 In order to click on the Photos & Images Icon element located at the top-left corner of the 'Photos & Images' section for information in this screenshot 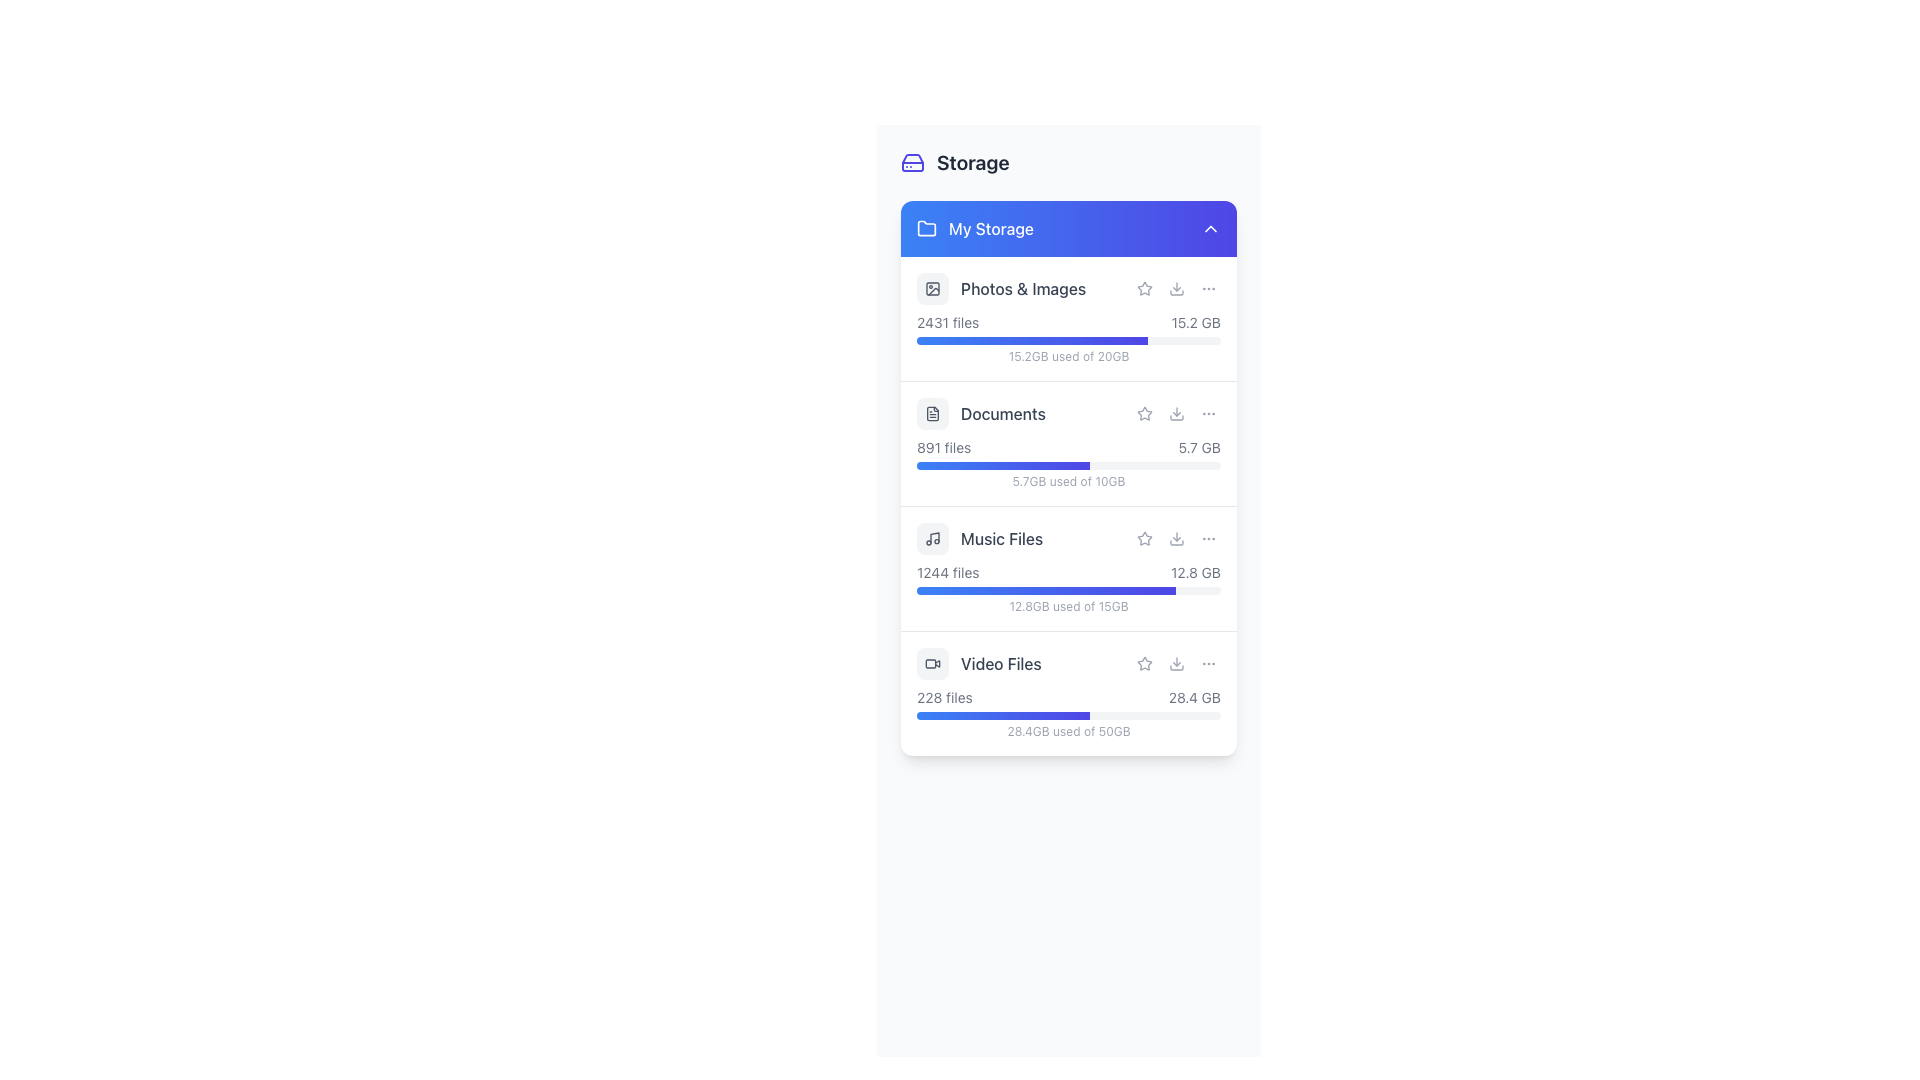, I will do `click(931, 289)`.